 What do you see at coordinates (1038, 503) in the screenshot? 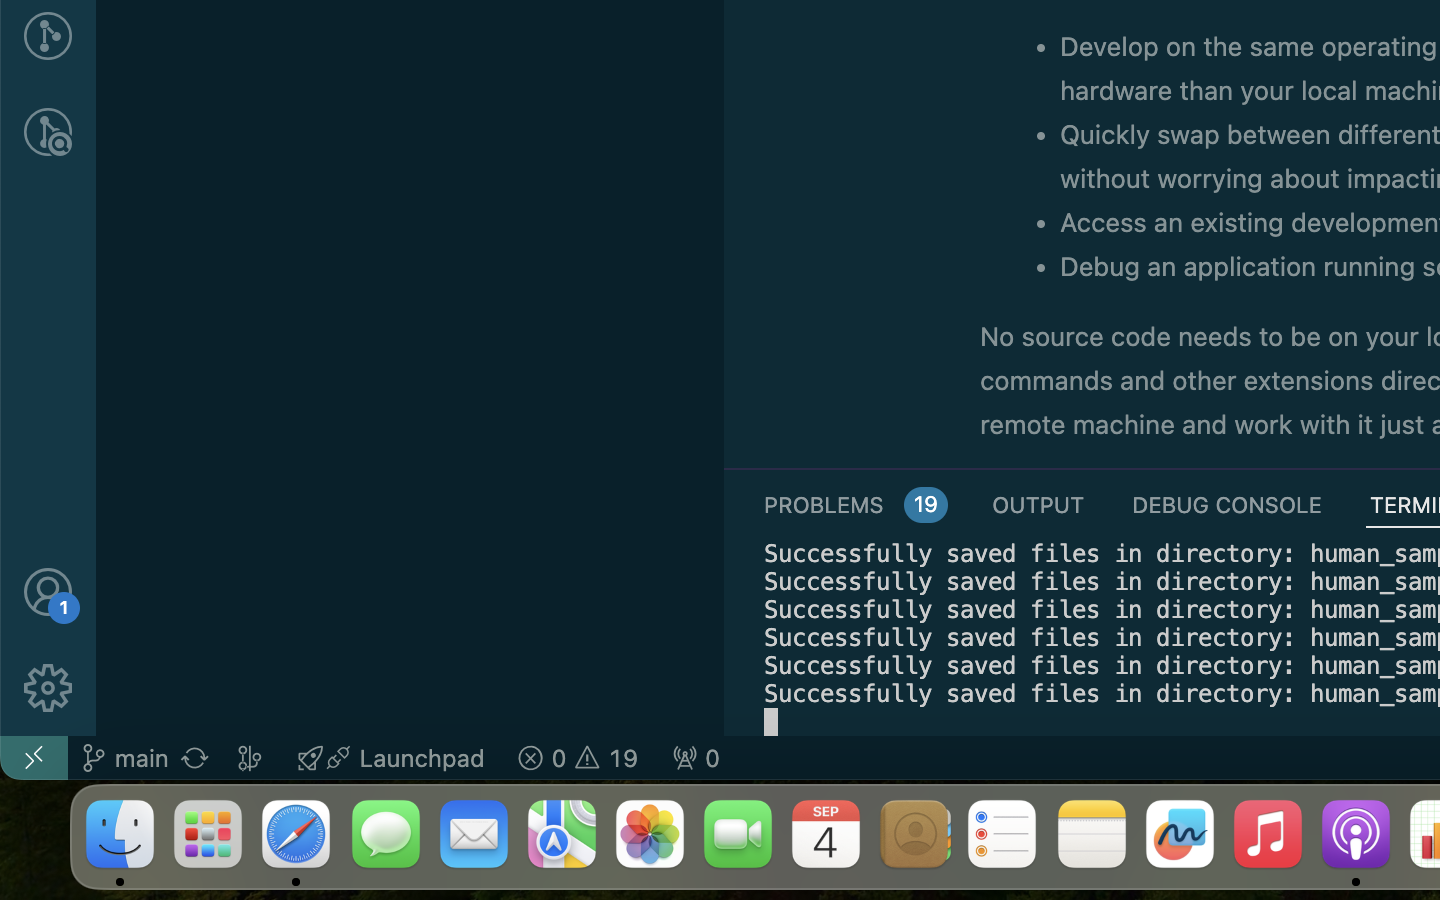
I see `'0 OUTPUT'` at bounding box center [1038, 503].